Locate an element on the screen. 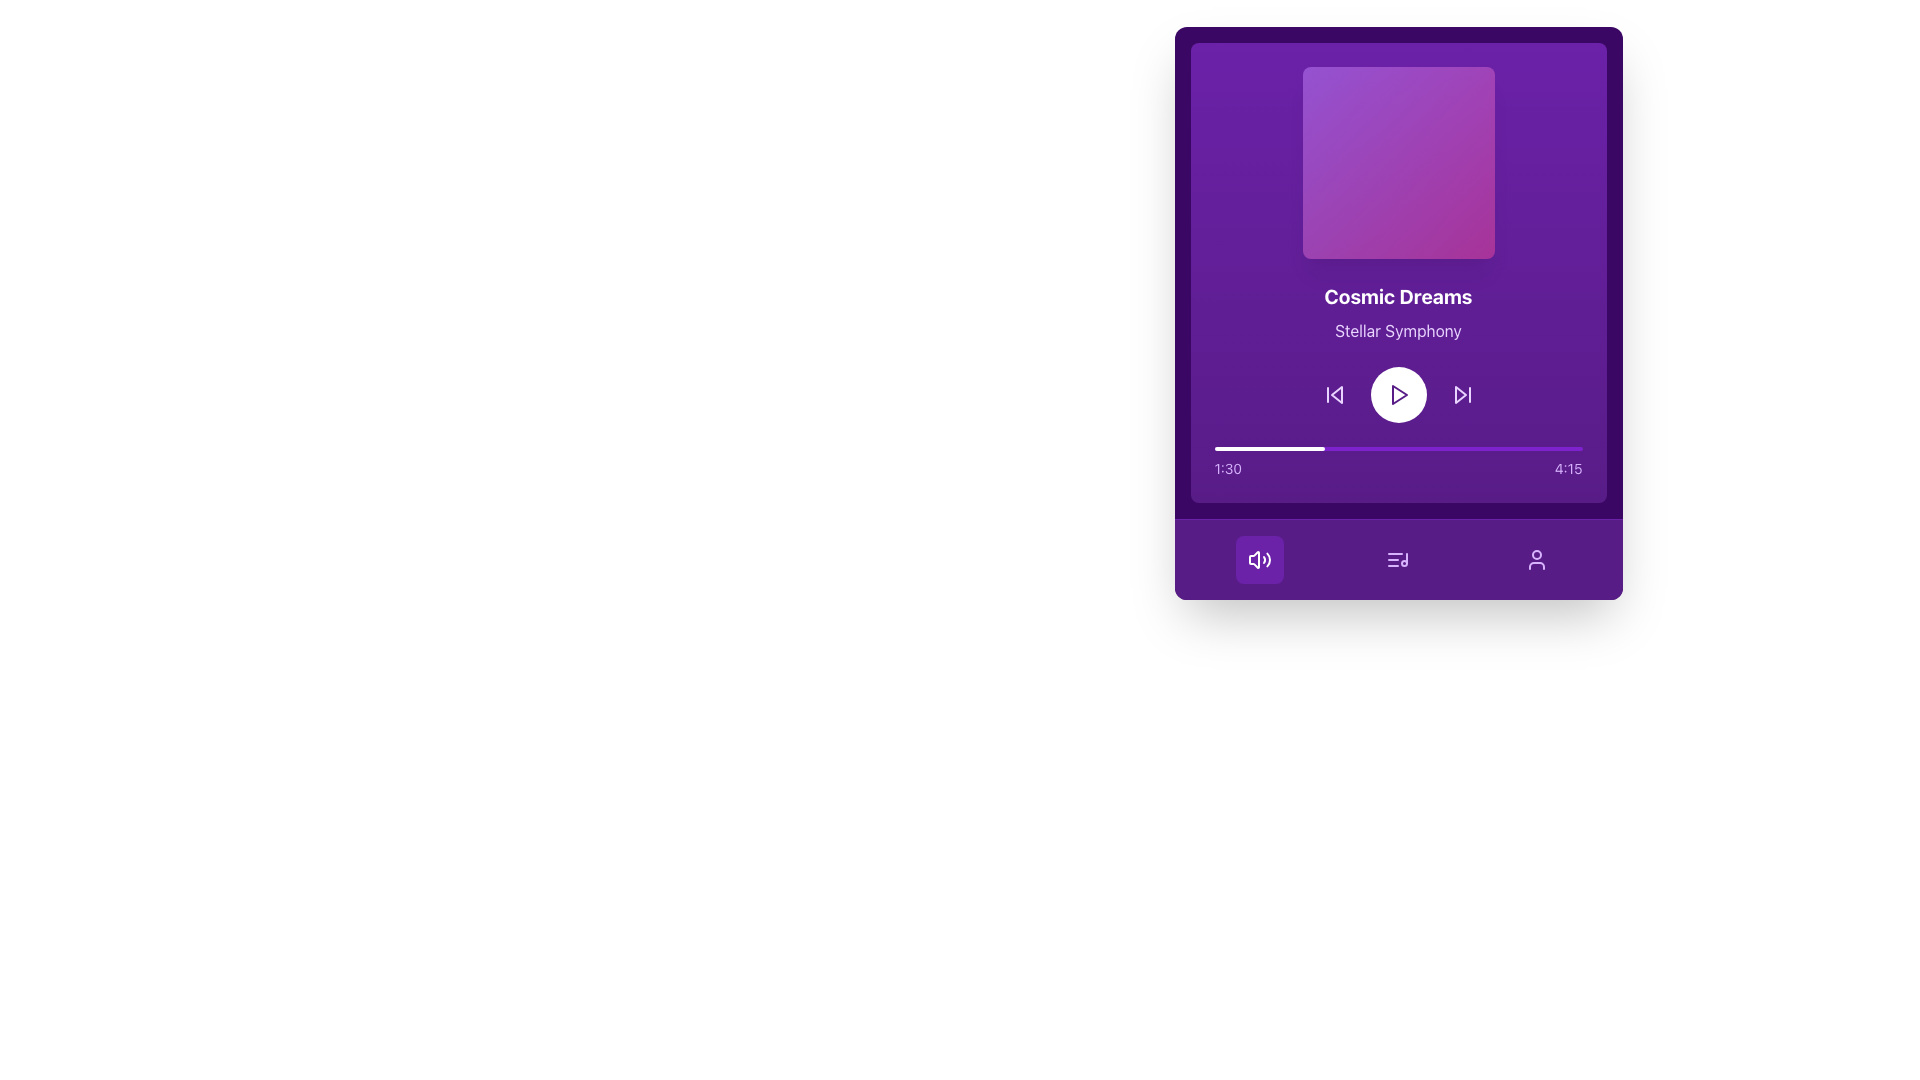 The width and height of the screenshot is (1920, 1080). the clickable button in the bottom navigation bar that manages playlists by is located at coordinates (1397, 559).